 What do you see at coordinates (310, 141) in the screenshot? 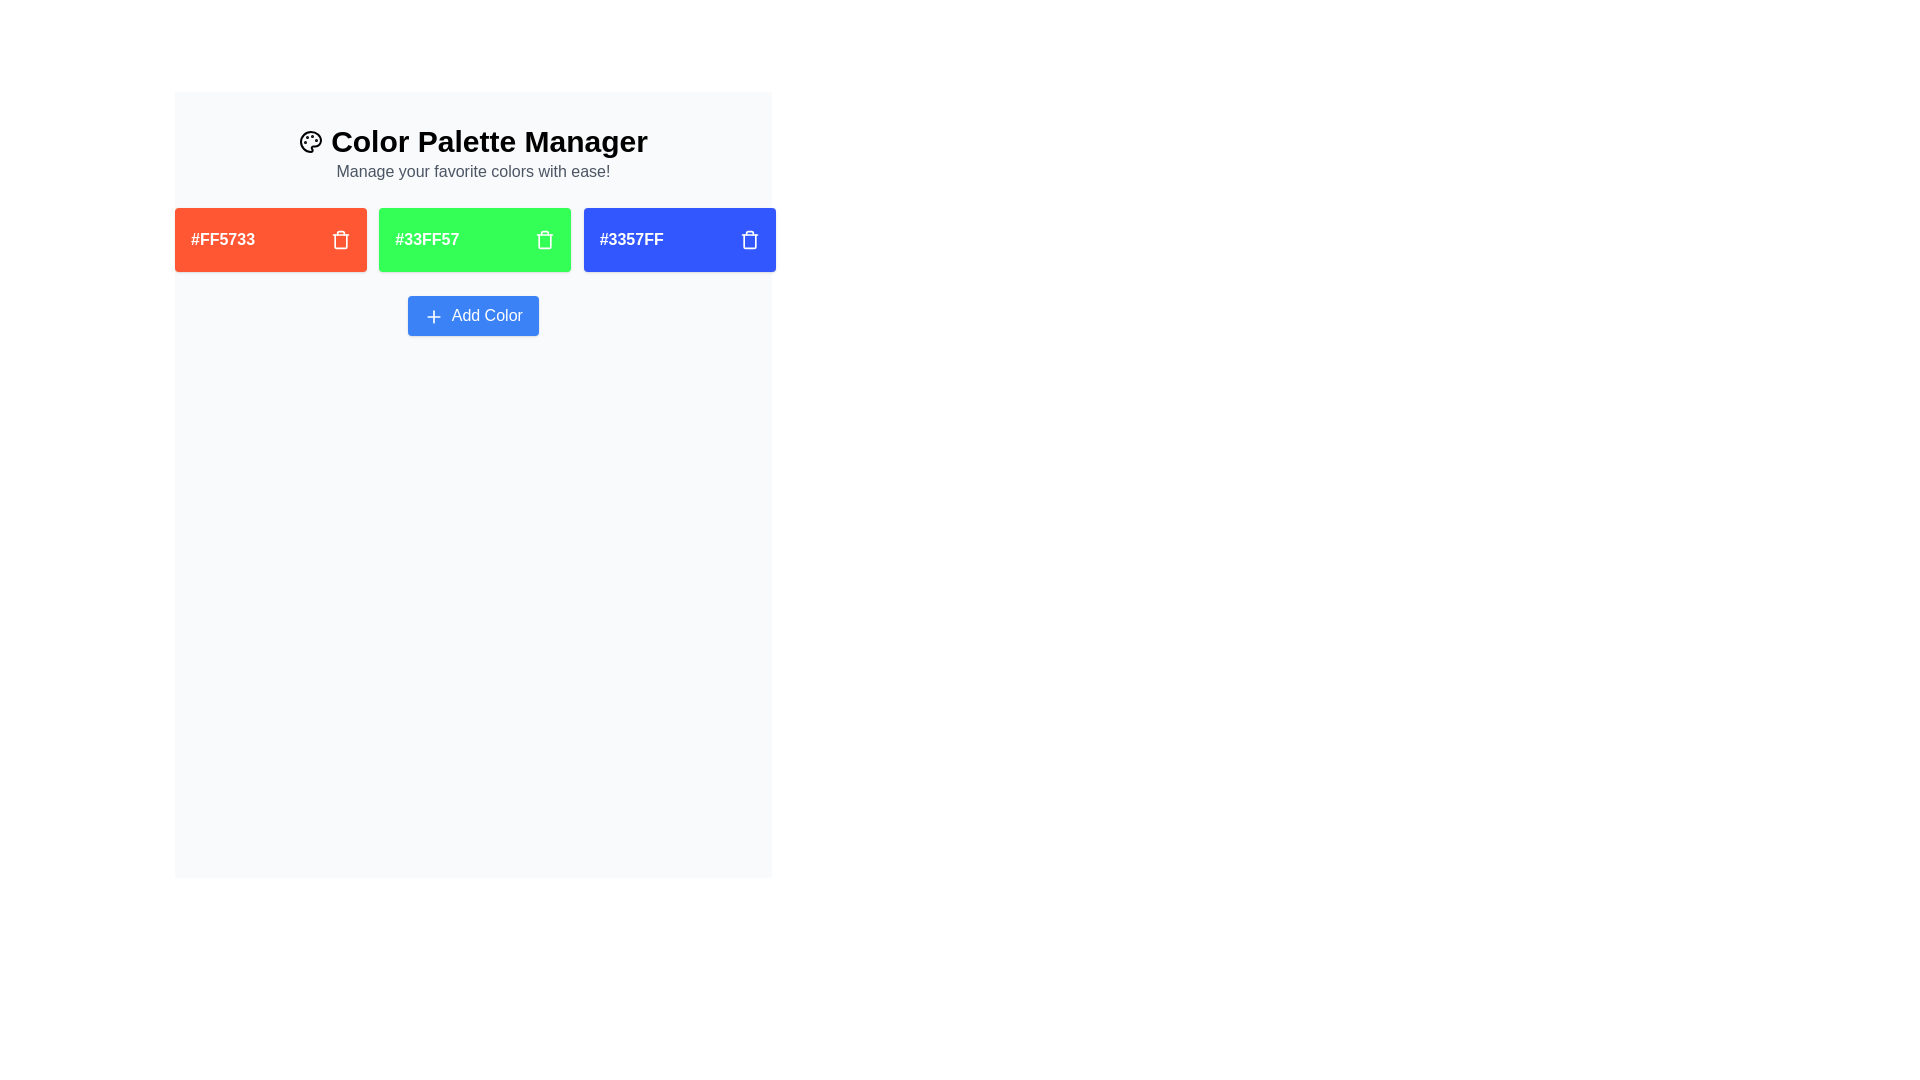
I see `the decorative icon representing the 'Color Palette Manager' tool located just to the left of the title text in the header section` at bounding box center [310, 141].